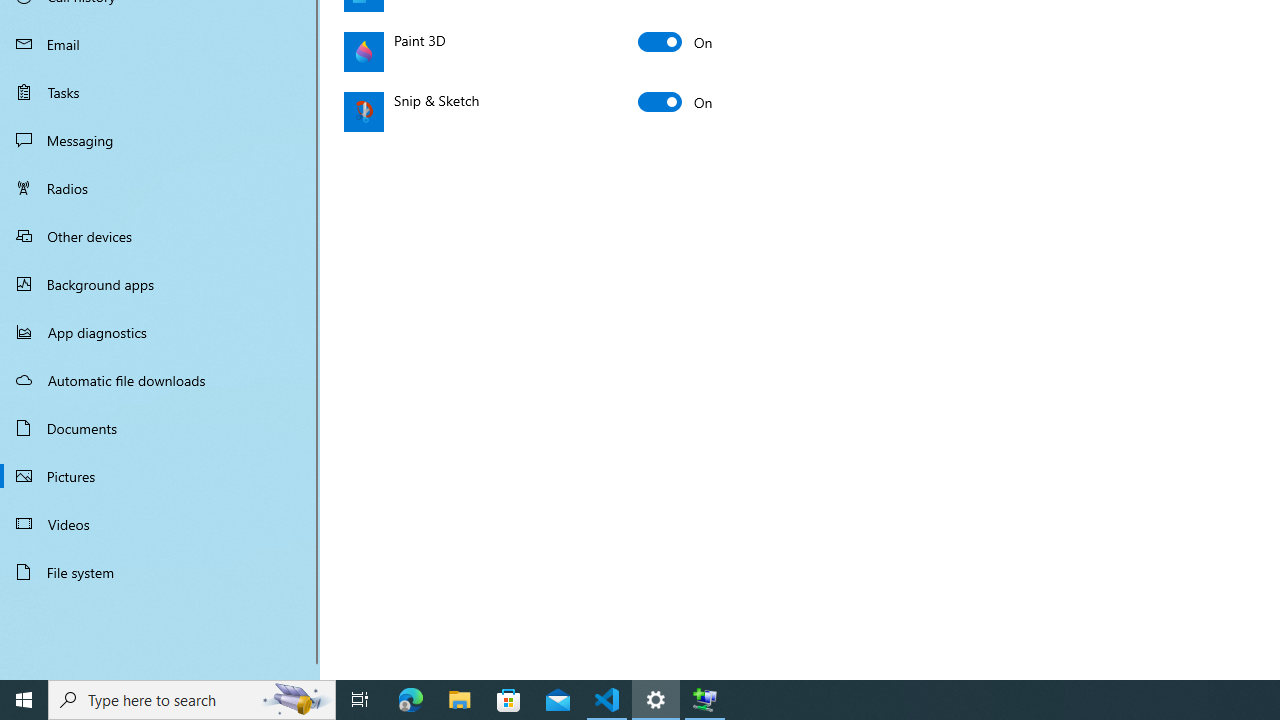  Describe the element at coordinates (160, 43) in the screenshot. I see `'Email'` at that location.